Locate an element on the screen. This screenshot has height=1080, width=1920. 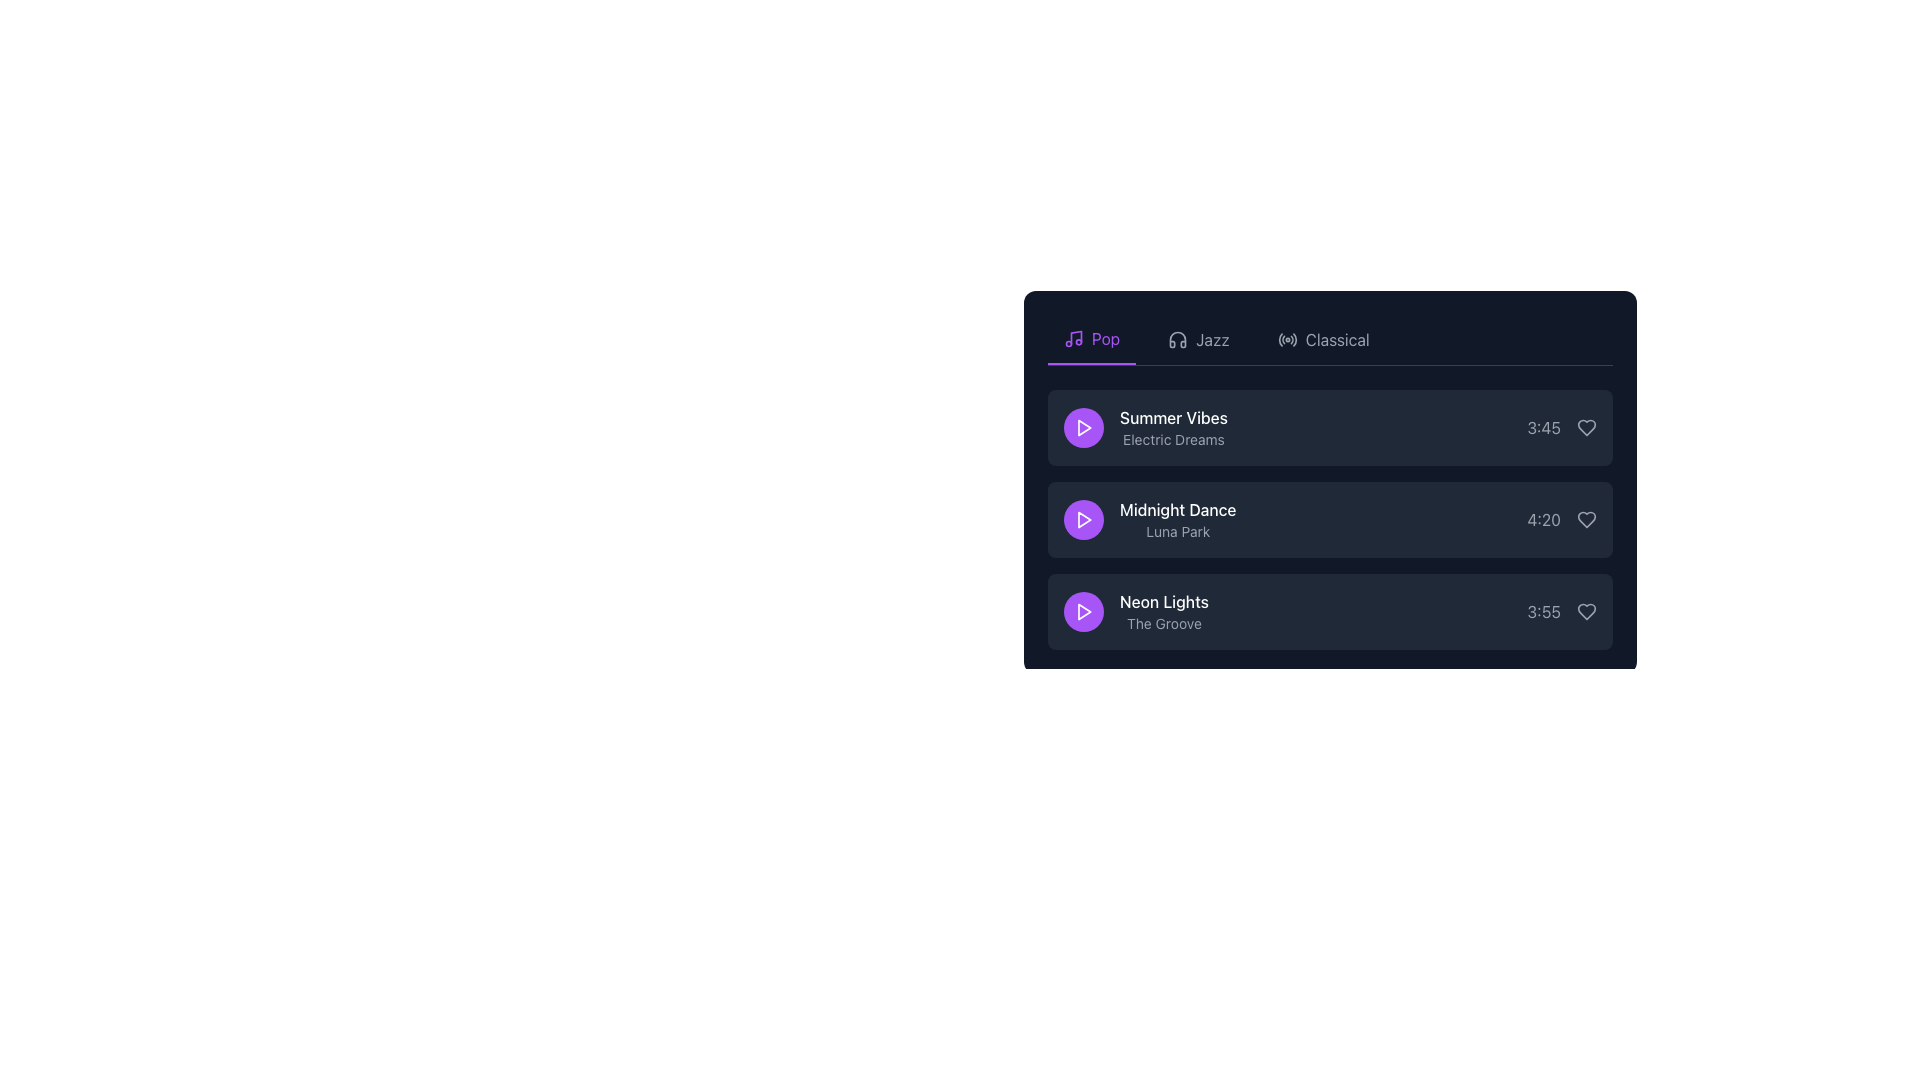
the static text display that shows the duration of the track 'Summer Vibes', located at the far-right end of the list item is located at coordinates (1561, 427).